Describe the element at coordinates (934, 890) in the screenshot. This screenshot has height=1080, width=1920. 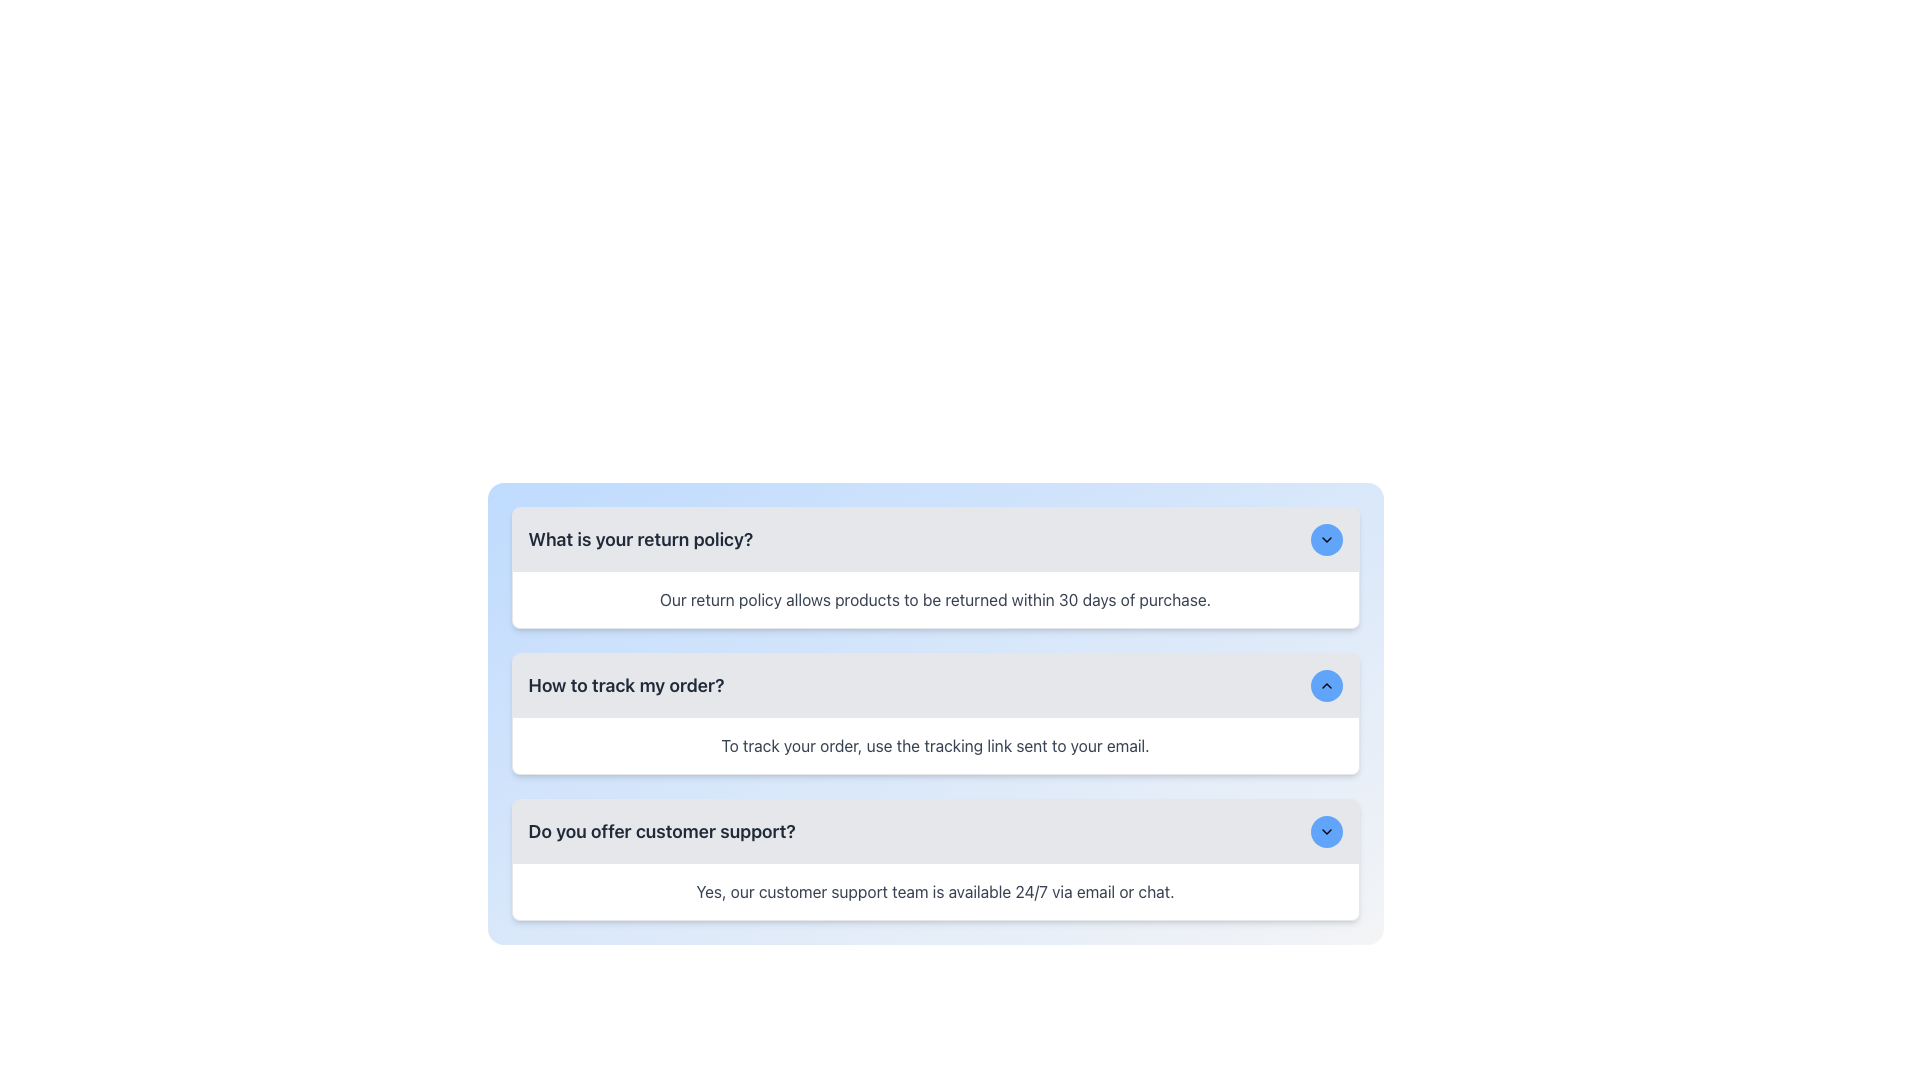
I see `text block that provides information about customer support availability, located in the second section under the question 'Do you offer customer support?'` at that location.